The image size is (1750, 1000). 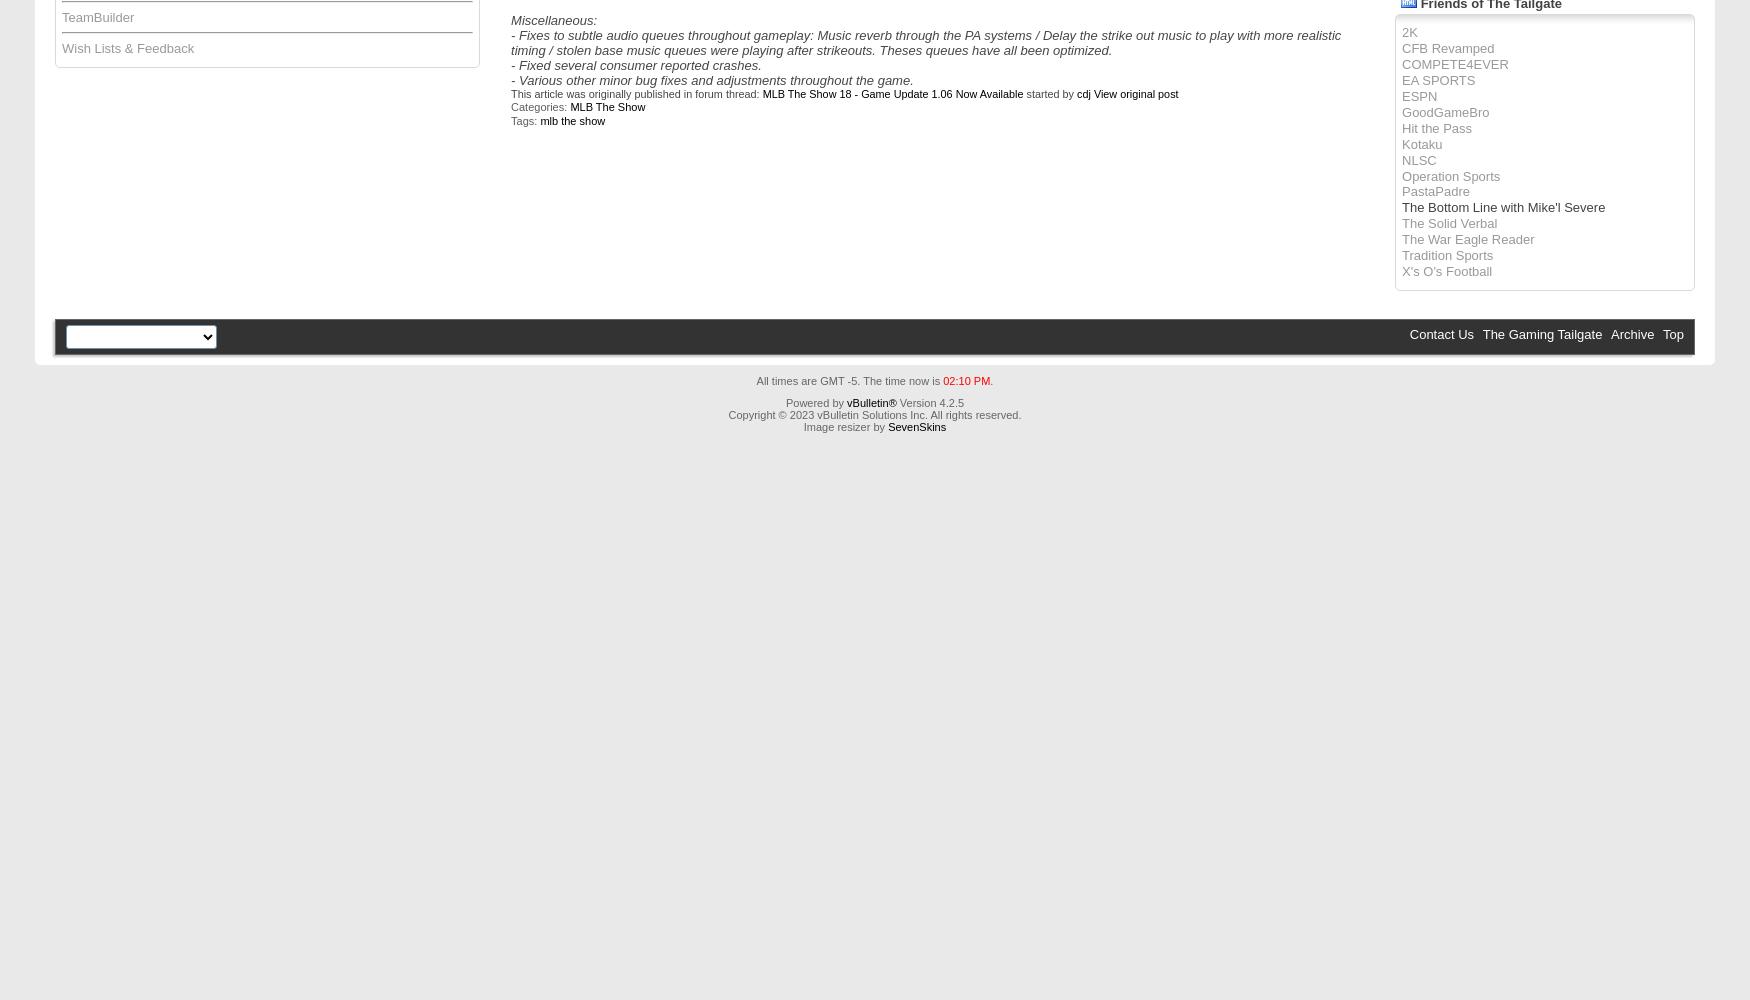 I want to click on 'EA SPORTS', so click(x=1438, y=78).